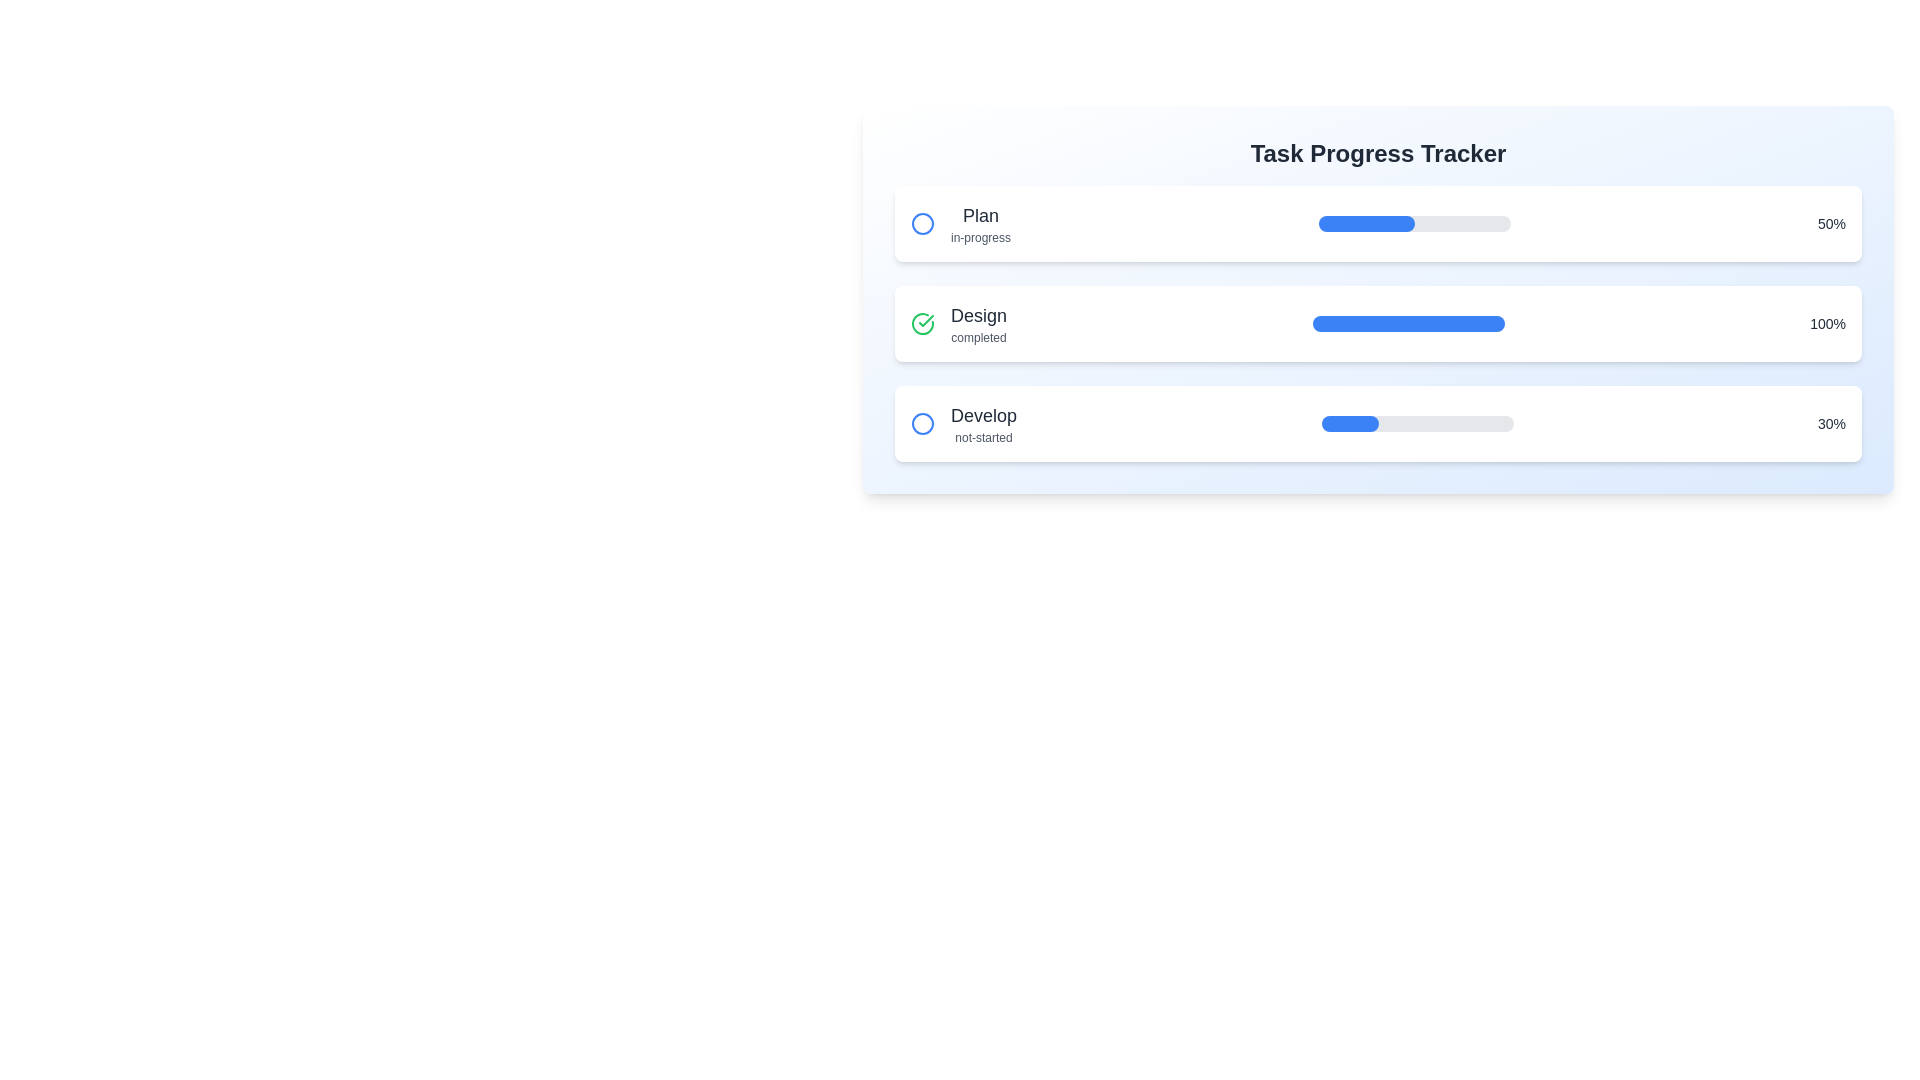  I want to click on the Static Text Label displaying '50%' which indicates a percentage point in a task tracking card, positioned beside a progress bar, so click(1832, 223).